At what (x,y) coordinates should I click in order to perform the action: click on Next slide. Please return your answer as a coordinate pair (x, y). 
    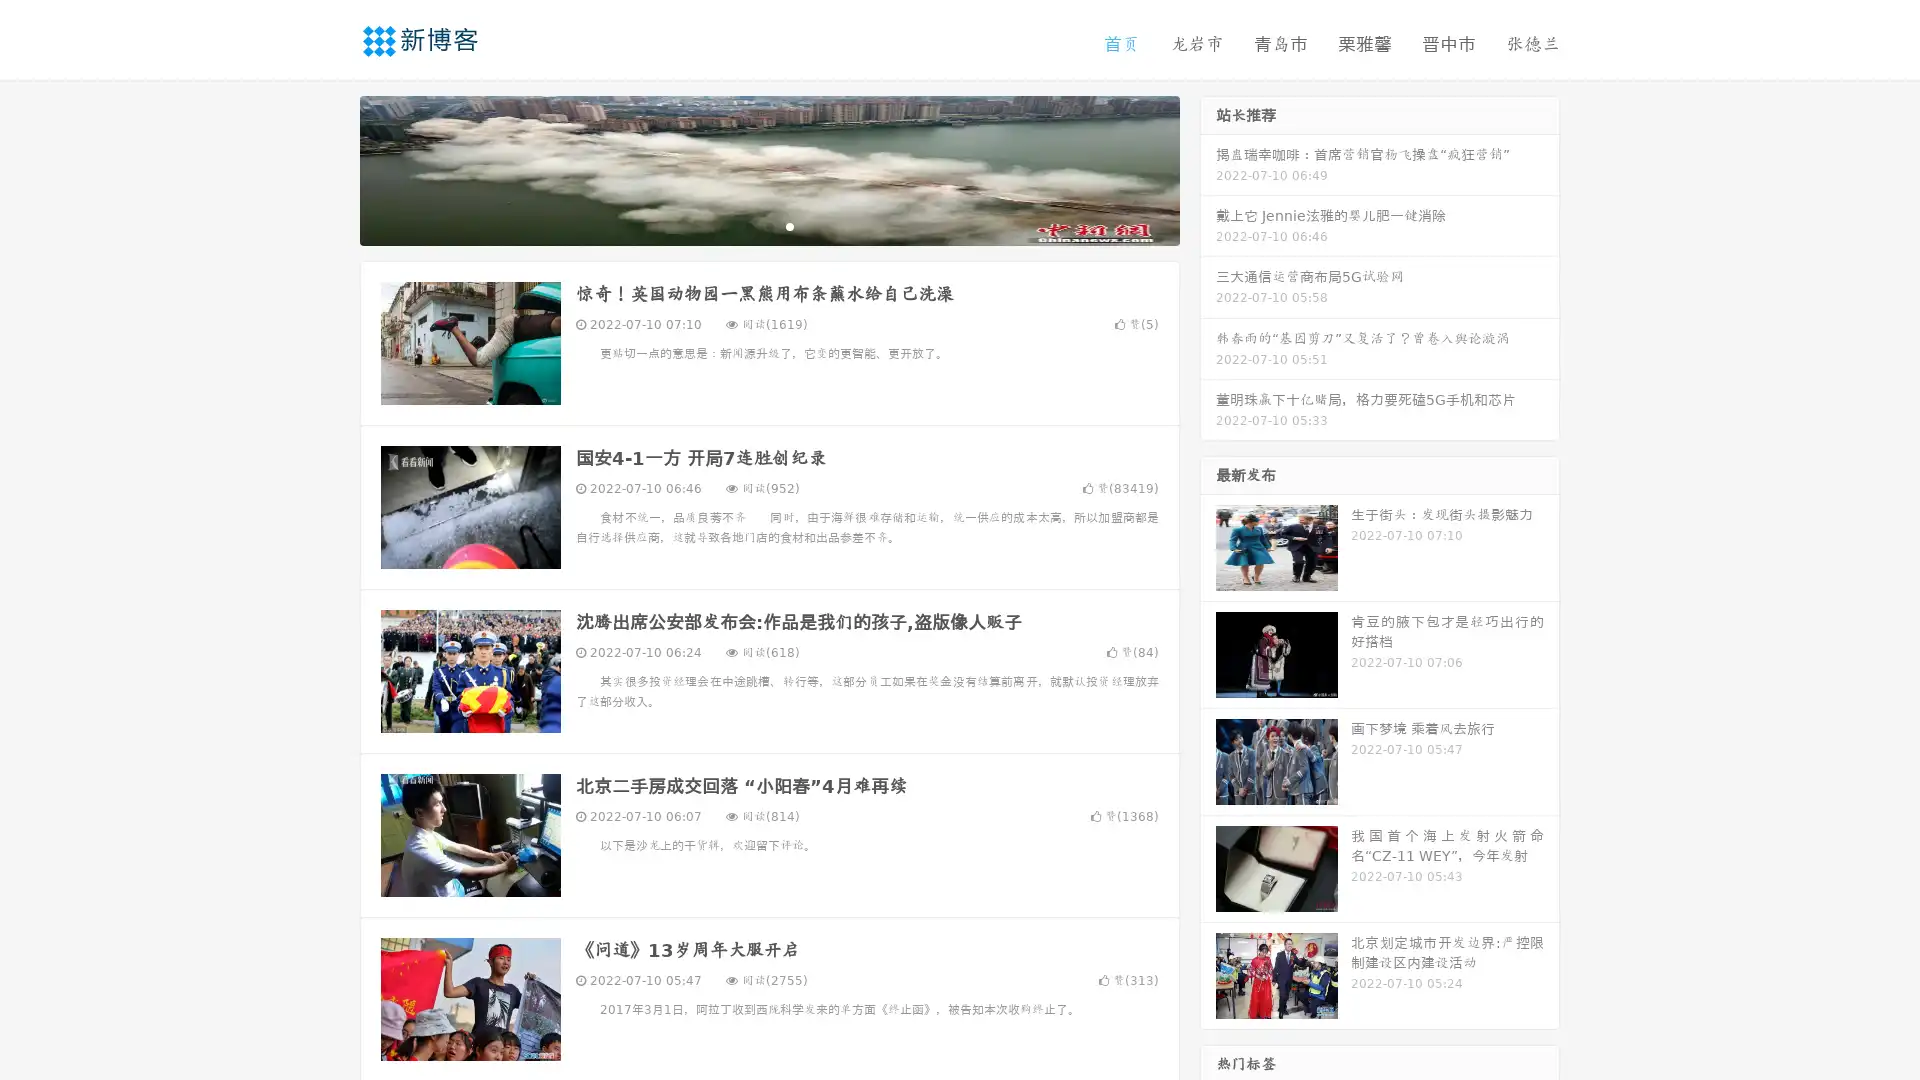
    Looking at the image, I should click on (1208, 168).